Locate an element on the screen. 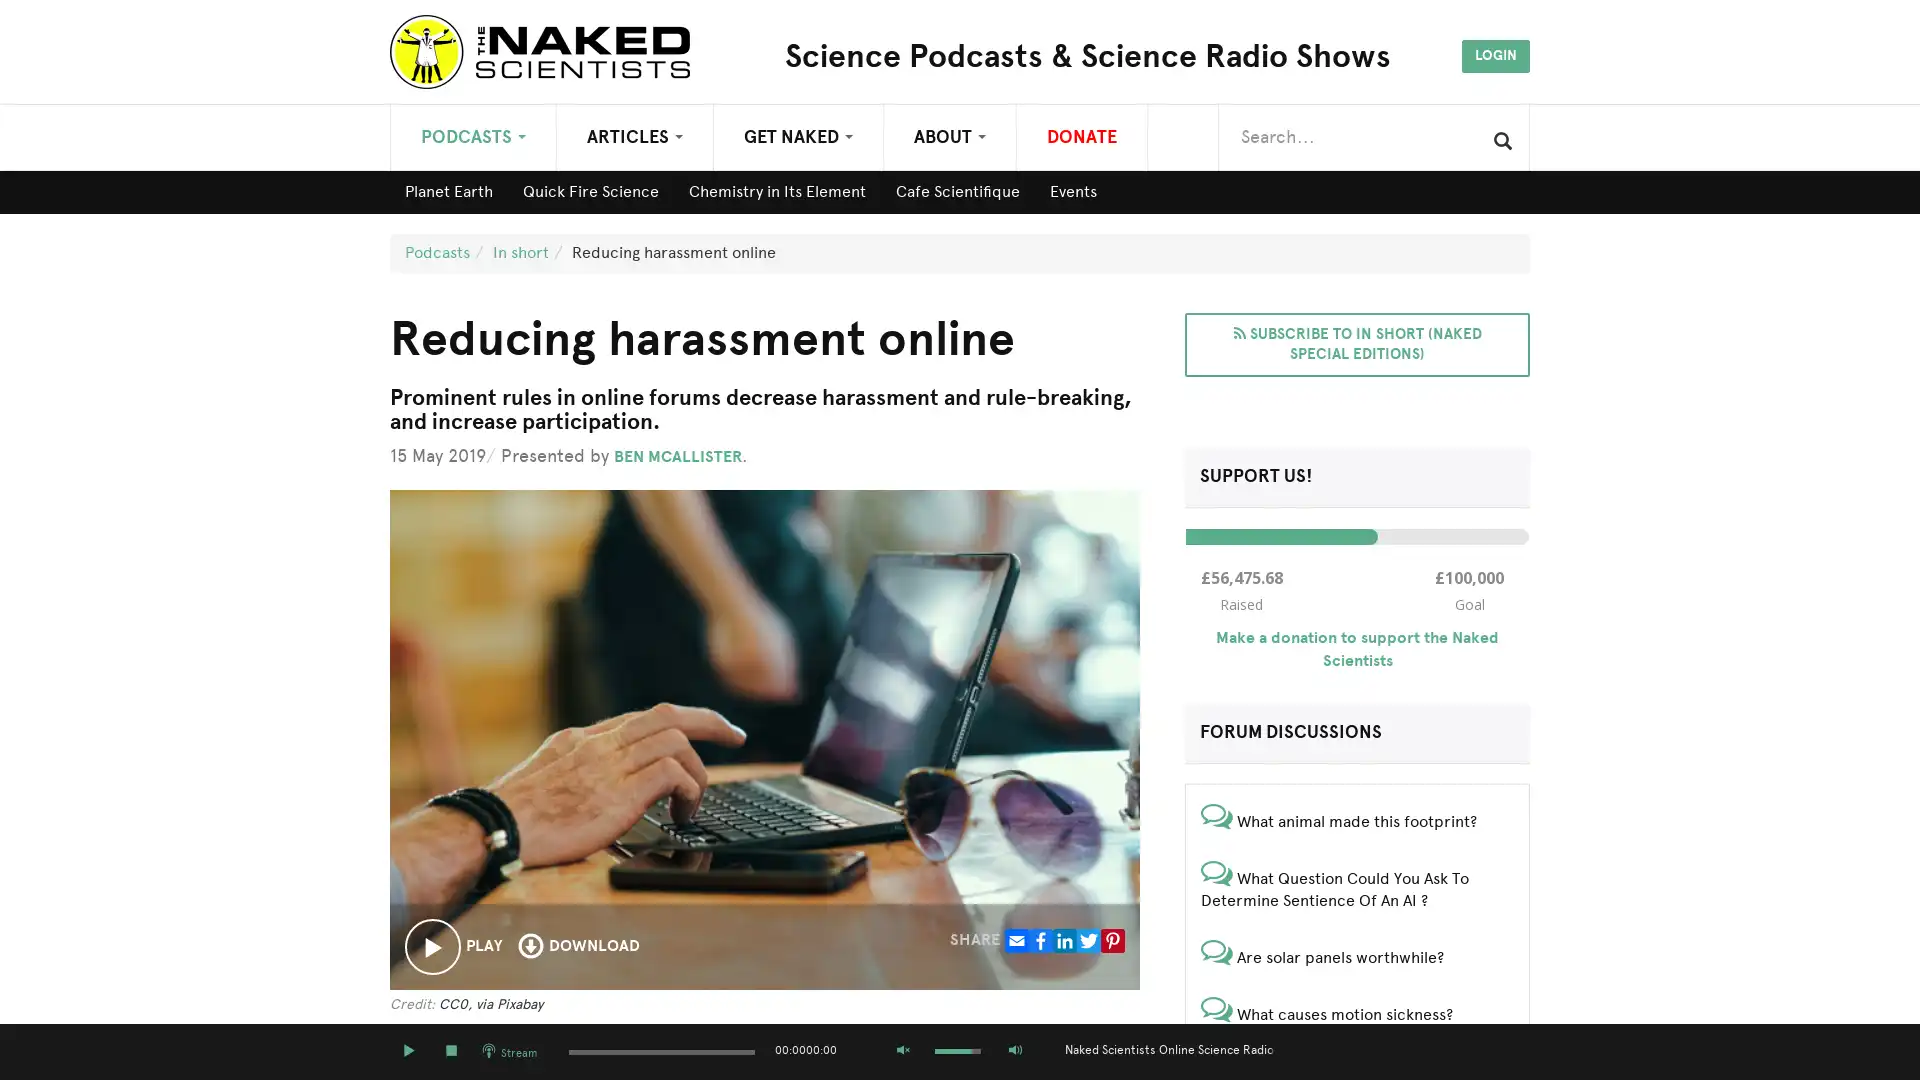  STOP is located at coordinates (450, 1051).